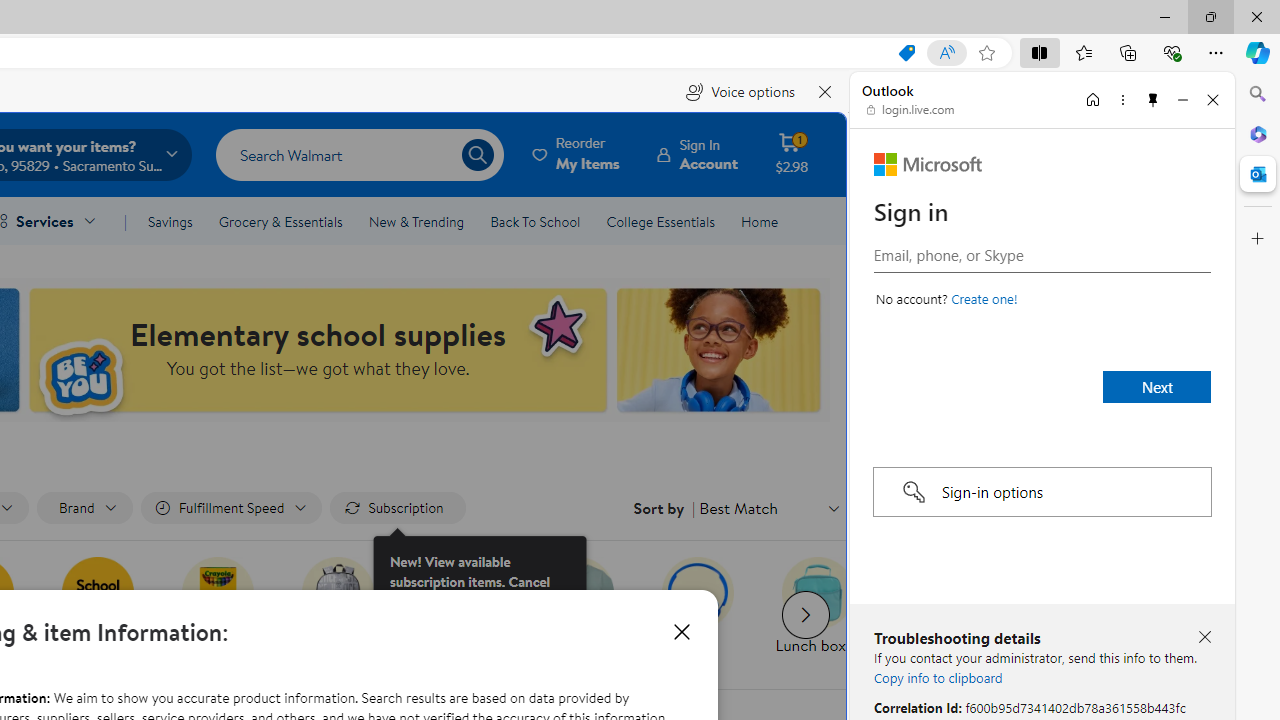 This screenshot has width=1280, height=720. What do you see at coordinates (905, 52) in the screenshot?
I see `'This site has coupons! Shopping in Microsoft Edge, 7'` at bounding box center [905, 52].